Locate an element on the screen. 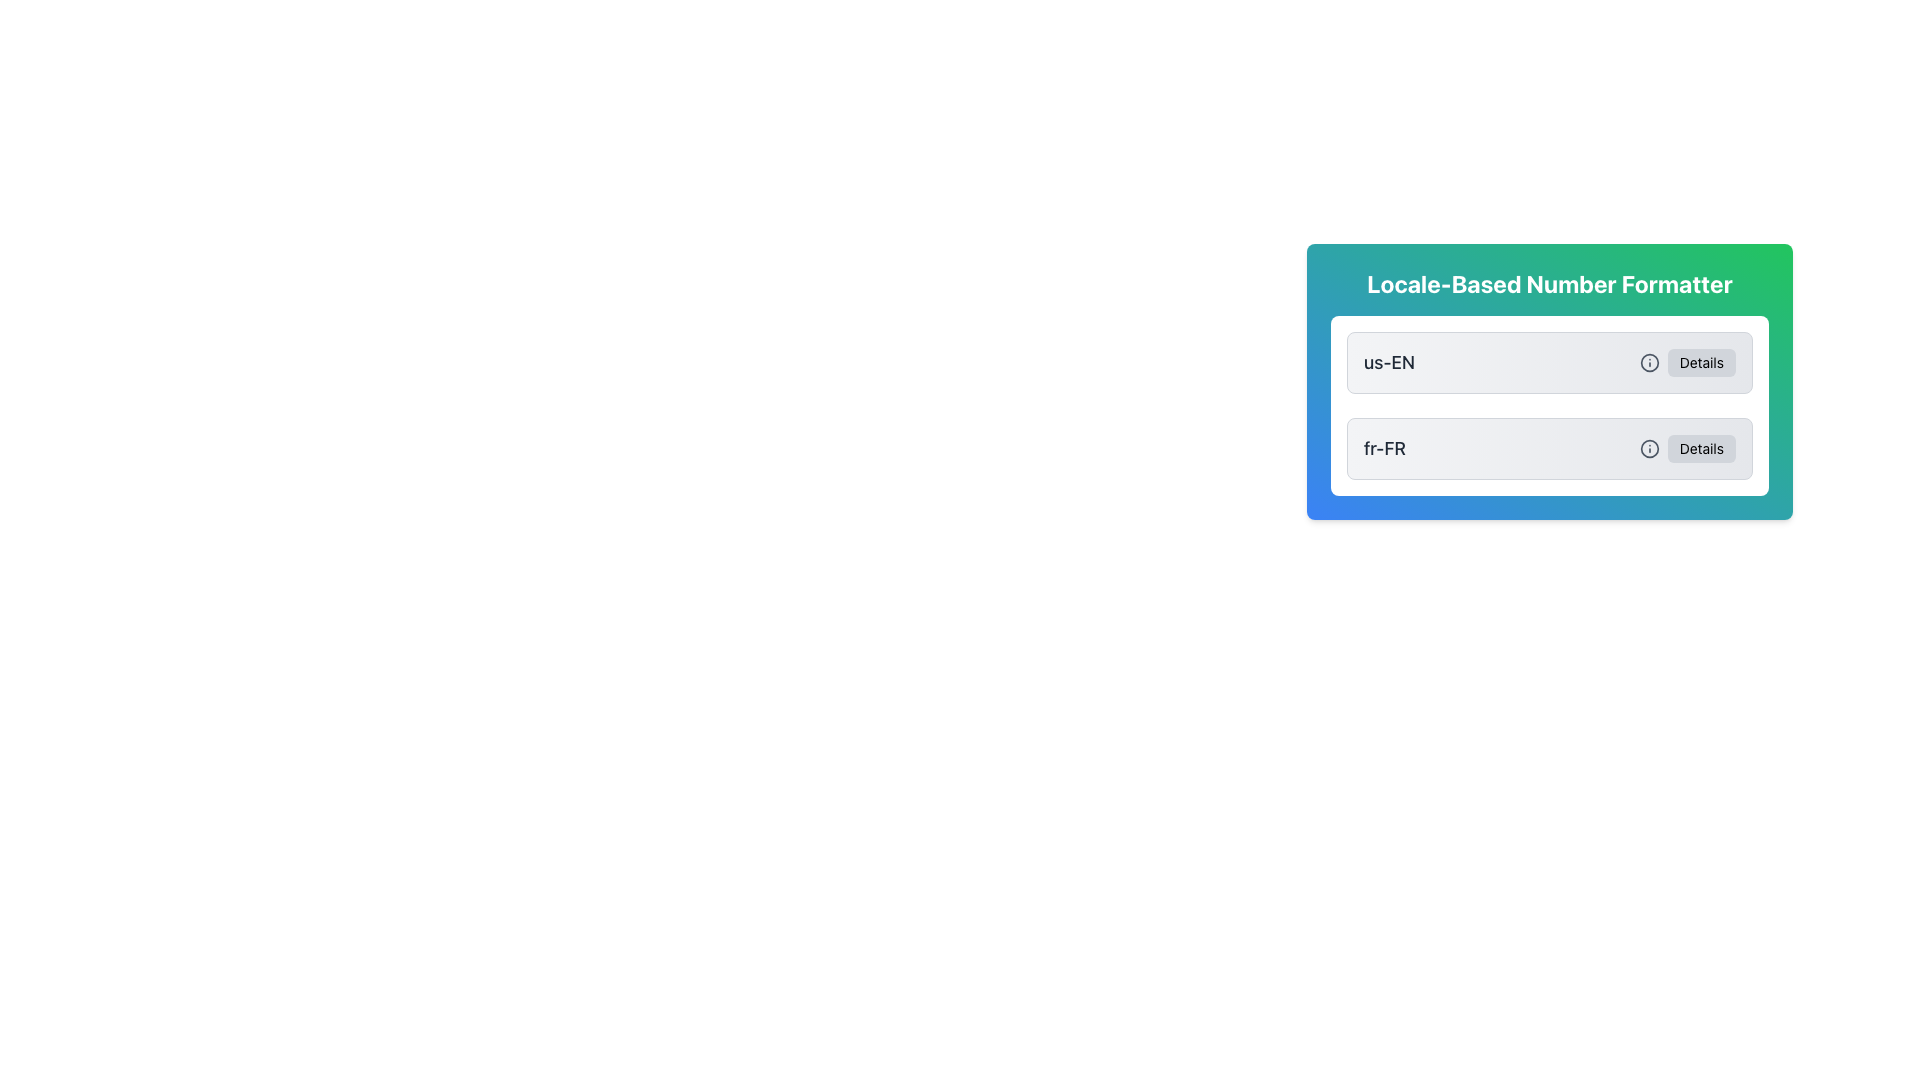 The image size is (1920, 1080). the information icon located to the right of the 'us-EN' label in the upper list item, adjacent to the 'Details' button is located at coordinates (1649, 362).